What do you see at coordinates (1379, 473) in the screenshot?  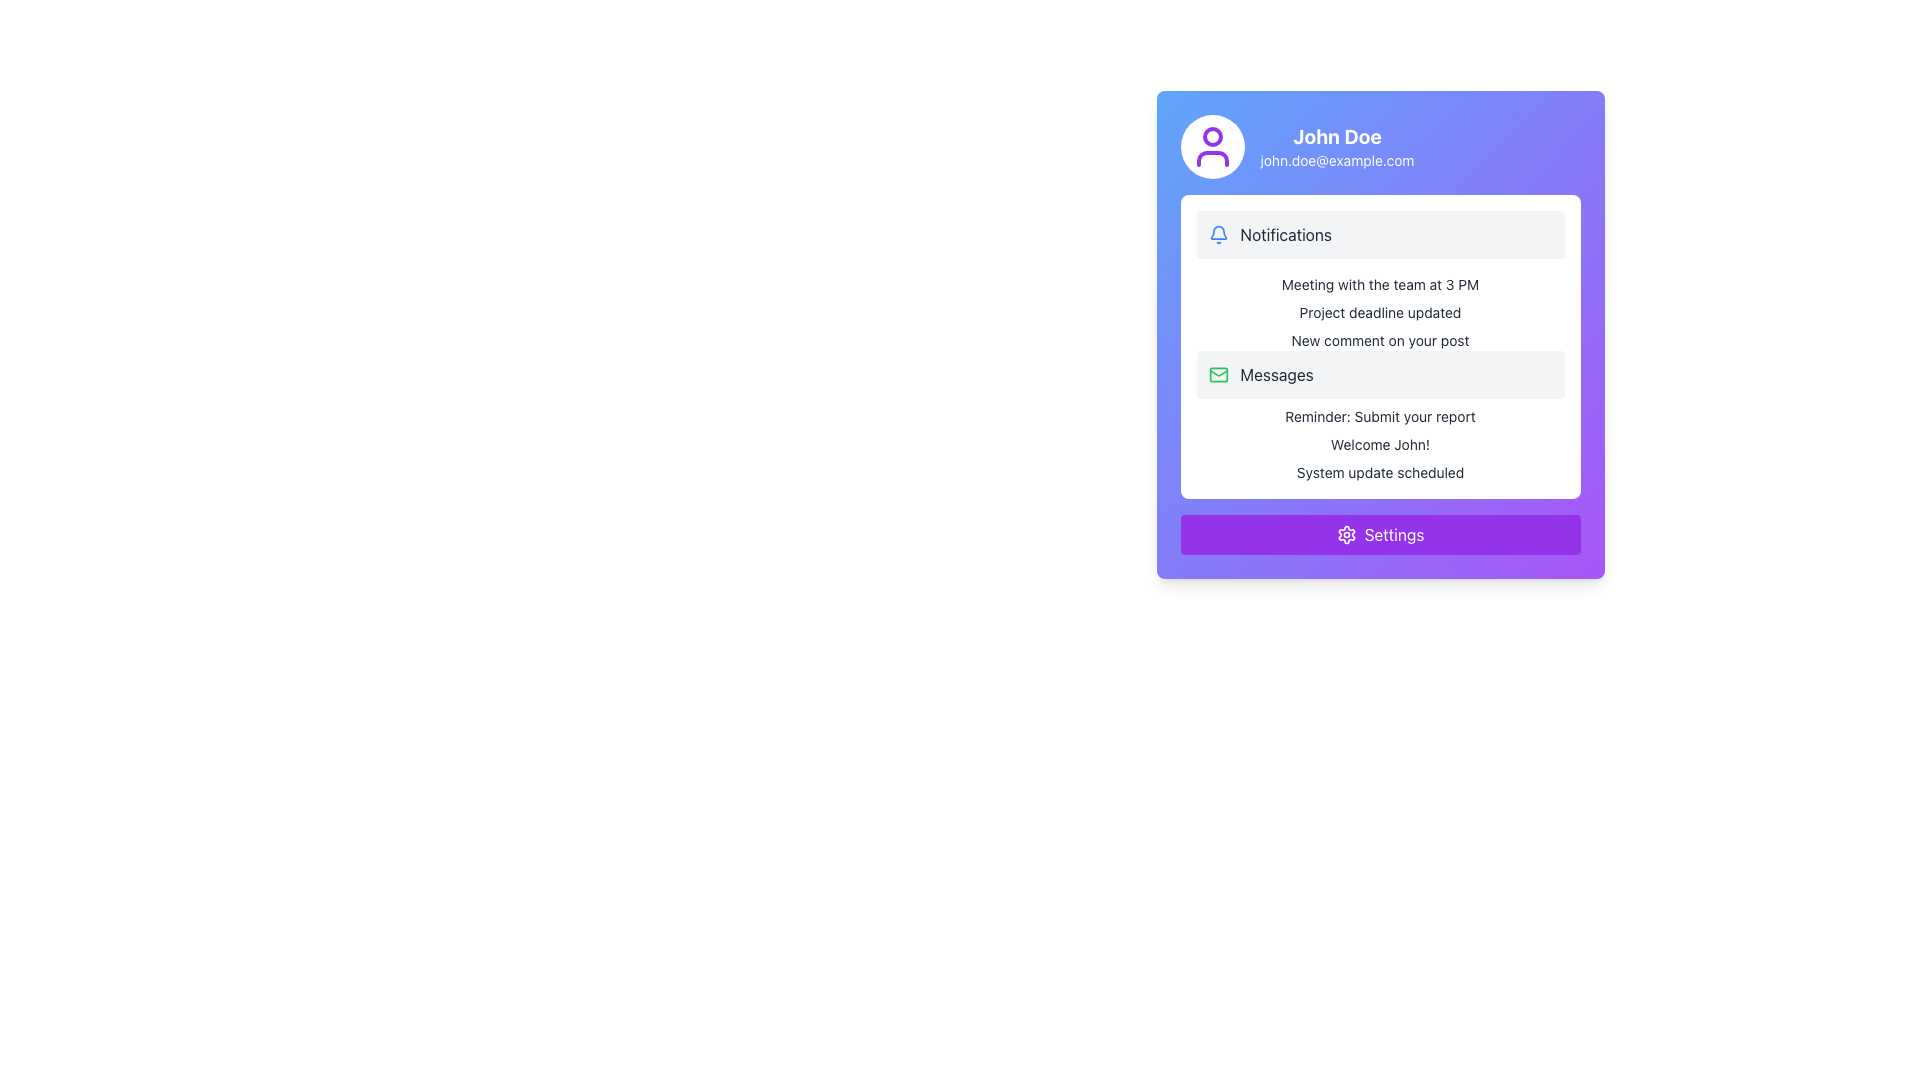 I see `the text label displaying 'System update scheduled', which is the last item in the messages group, centered at the bottom of the panel` at bounding box center [1379, 473].